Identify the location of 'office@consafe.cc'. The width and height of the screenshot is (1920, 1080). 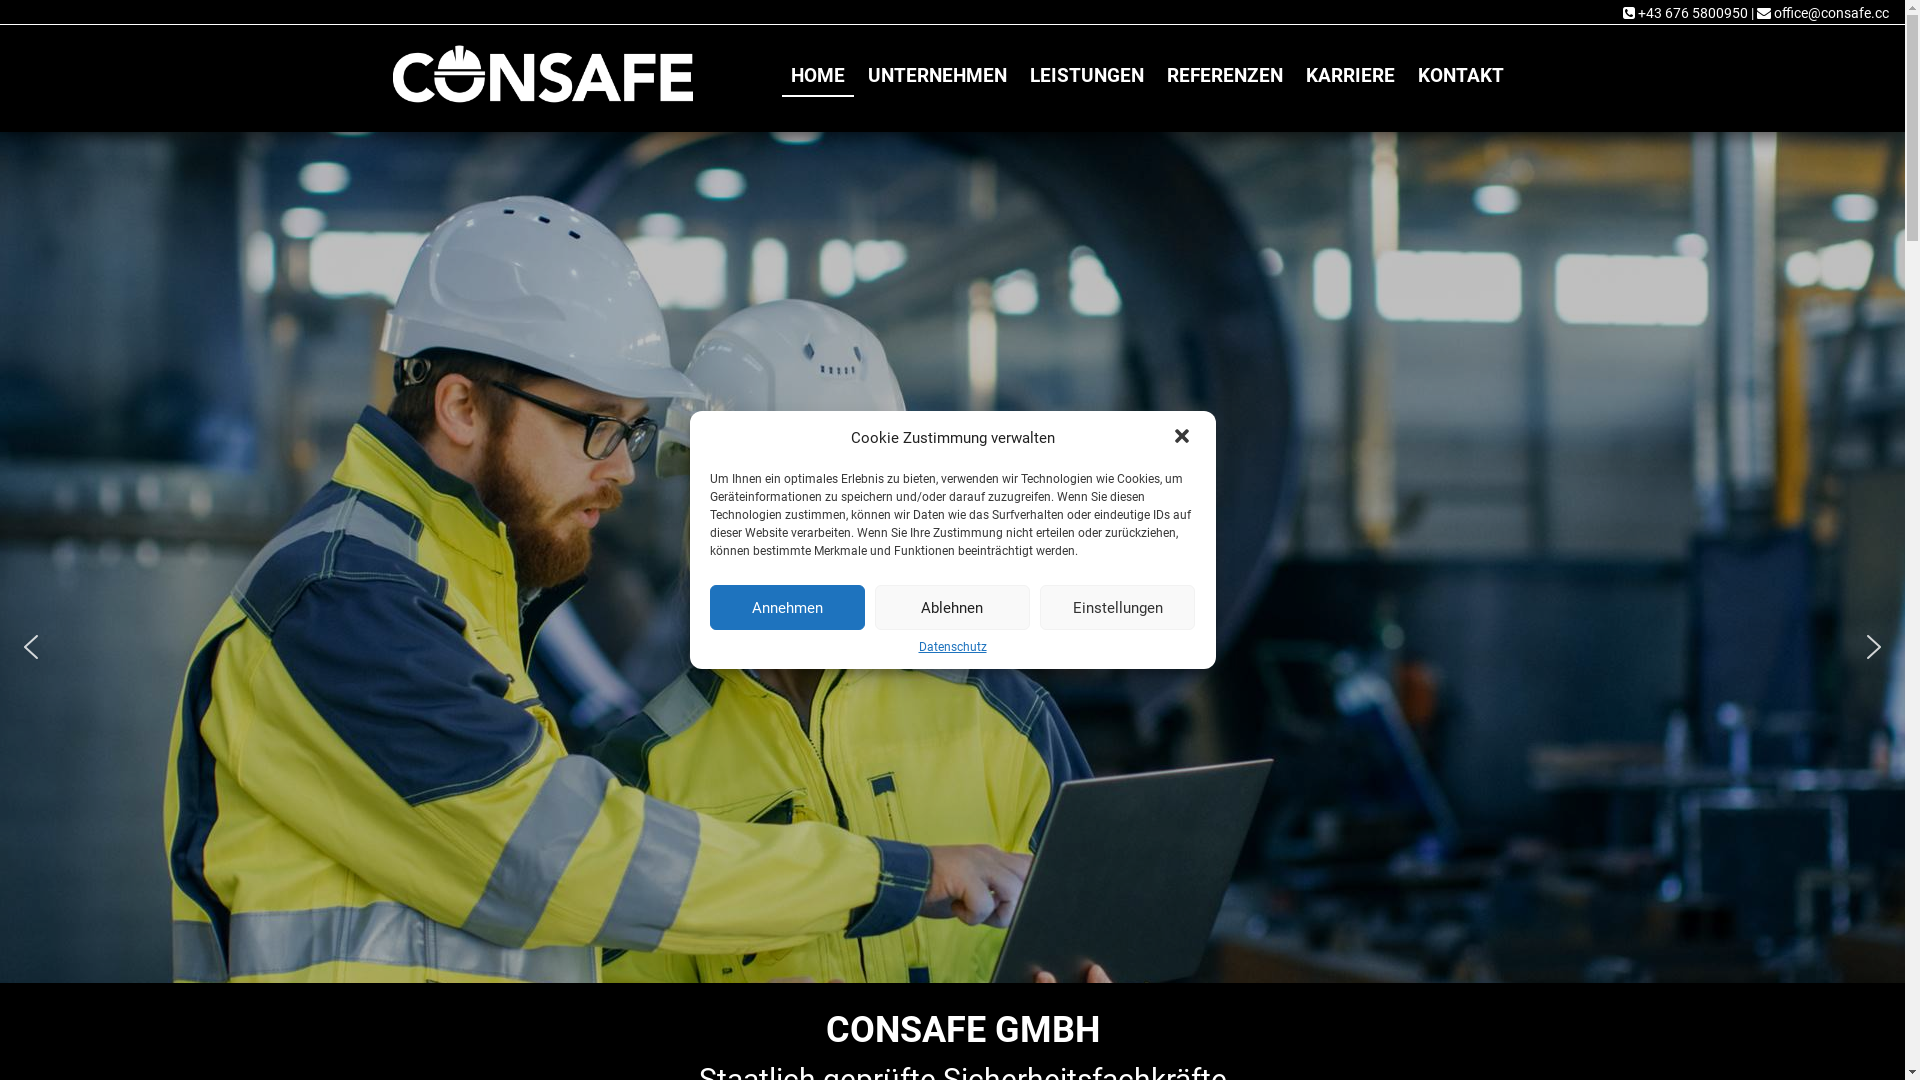
(1823, 12).